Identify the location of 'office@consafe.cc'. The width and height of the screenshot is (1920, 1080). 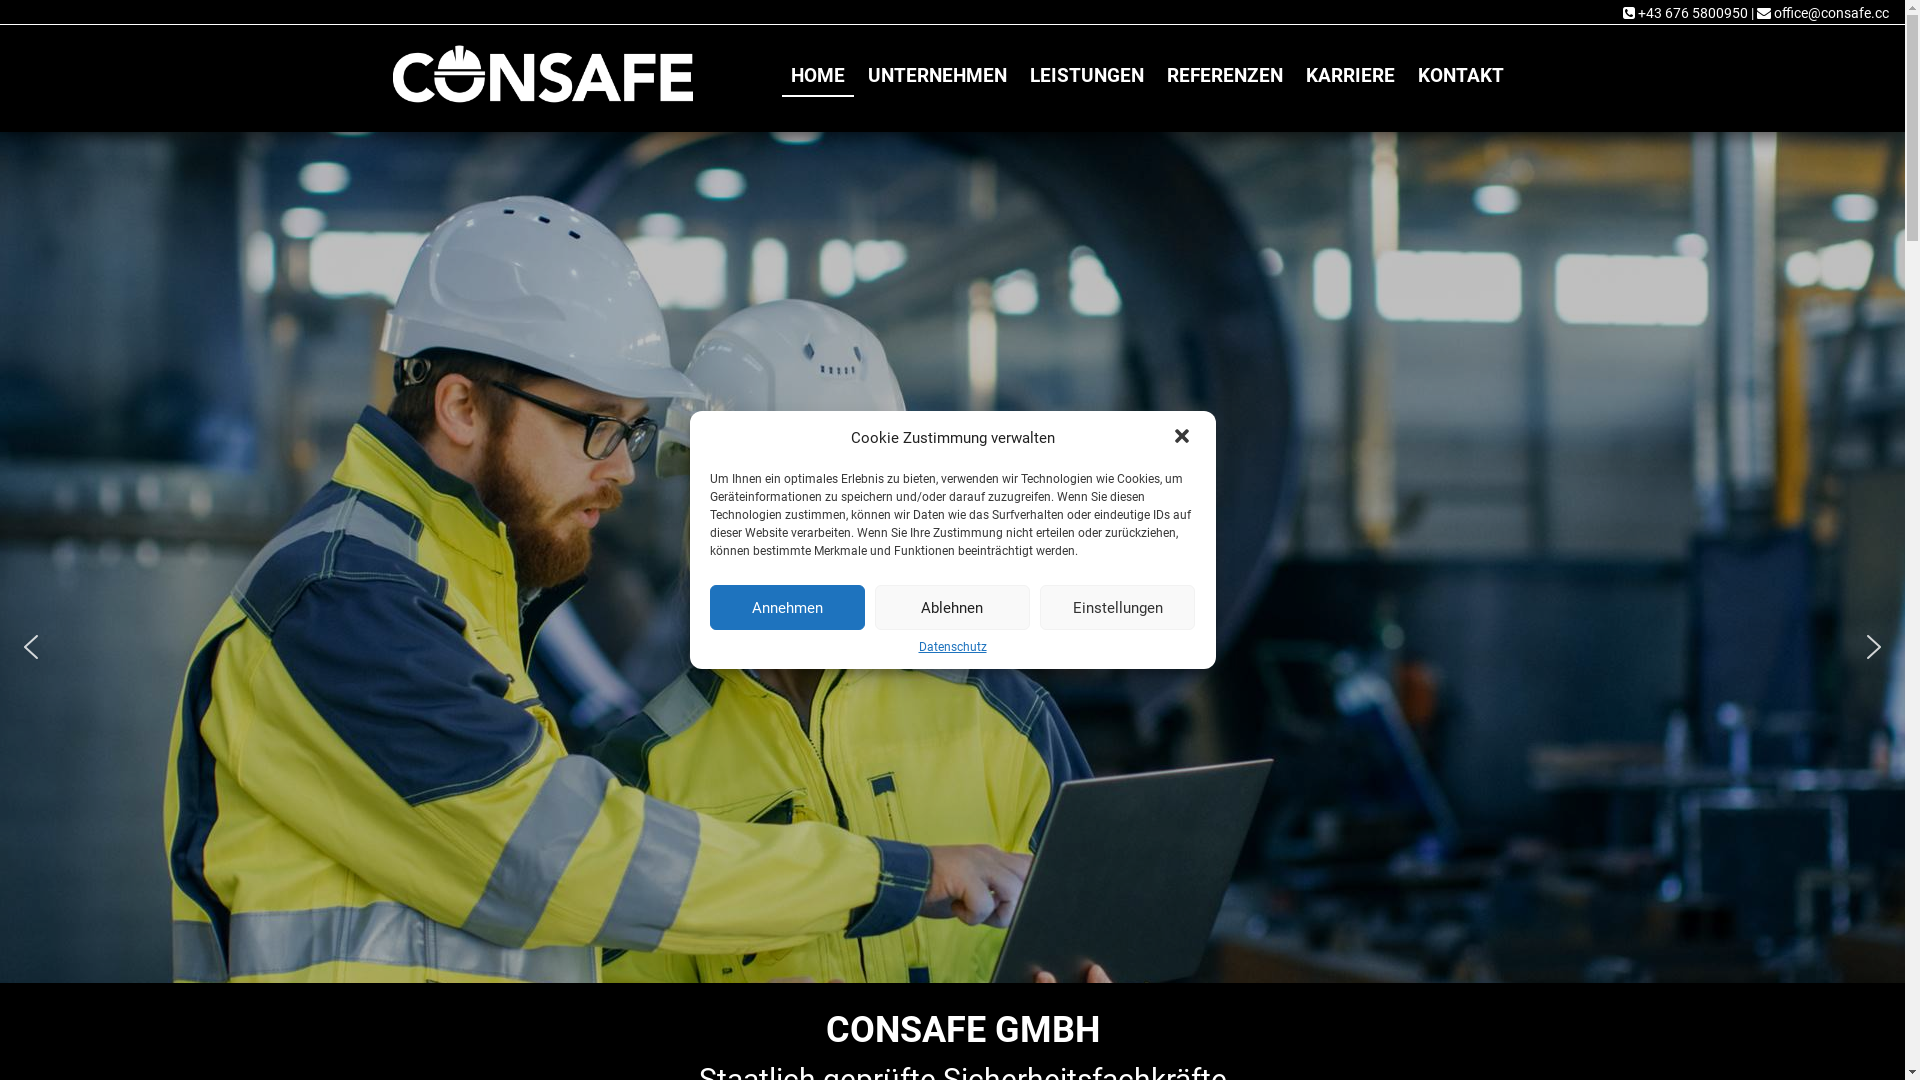
(1823, 12).